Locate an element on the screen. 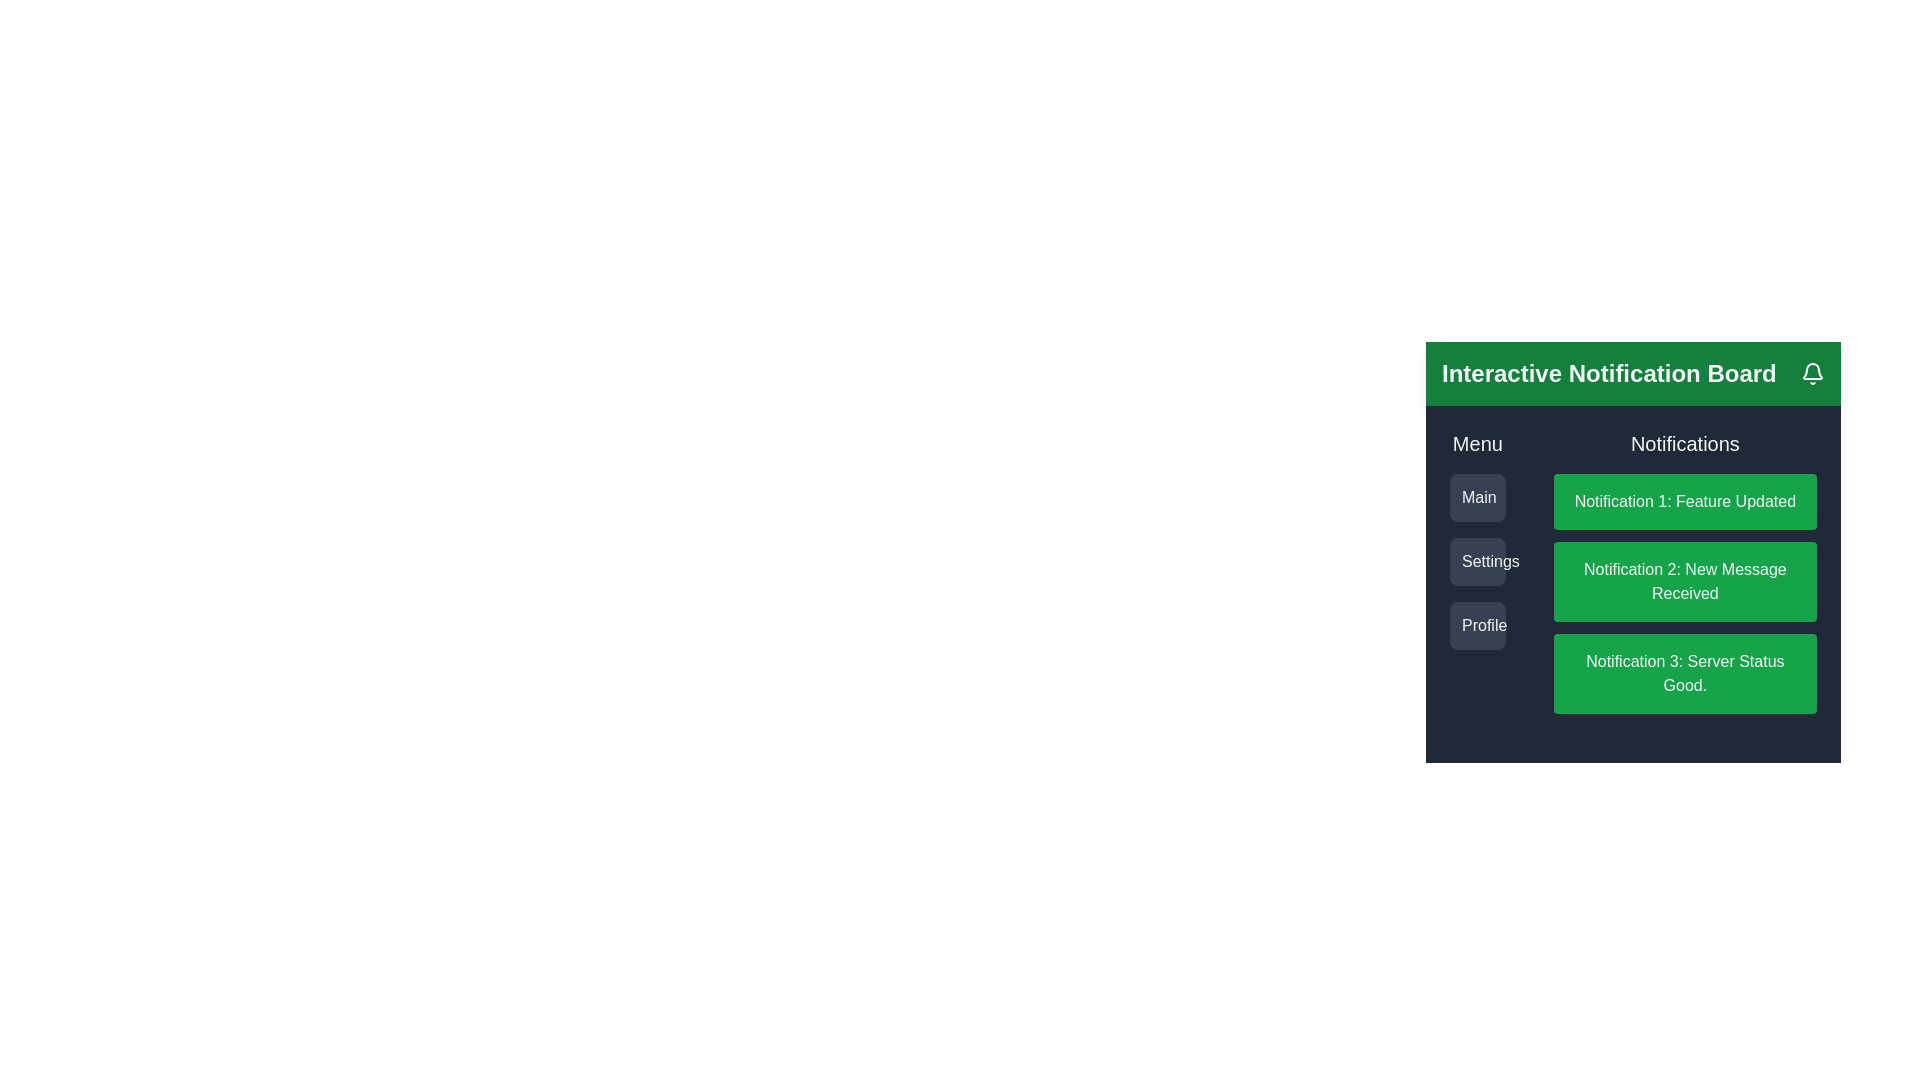 This screenshot has width=1920, height=1080. the 'Profile' button, which is a rectangular dark gray button with white text, located below the 'Settings' button in the menu on the left side of the interface is located at coordinates (1477, 624).